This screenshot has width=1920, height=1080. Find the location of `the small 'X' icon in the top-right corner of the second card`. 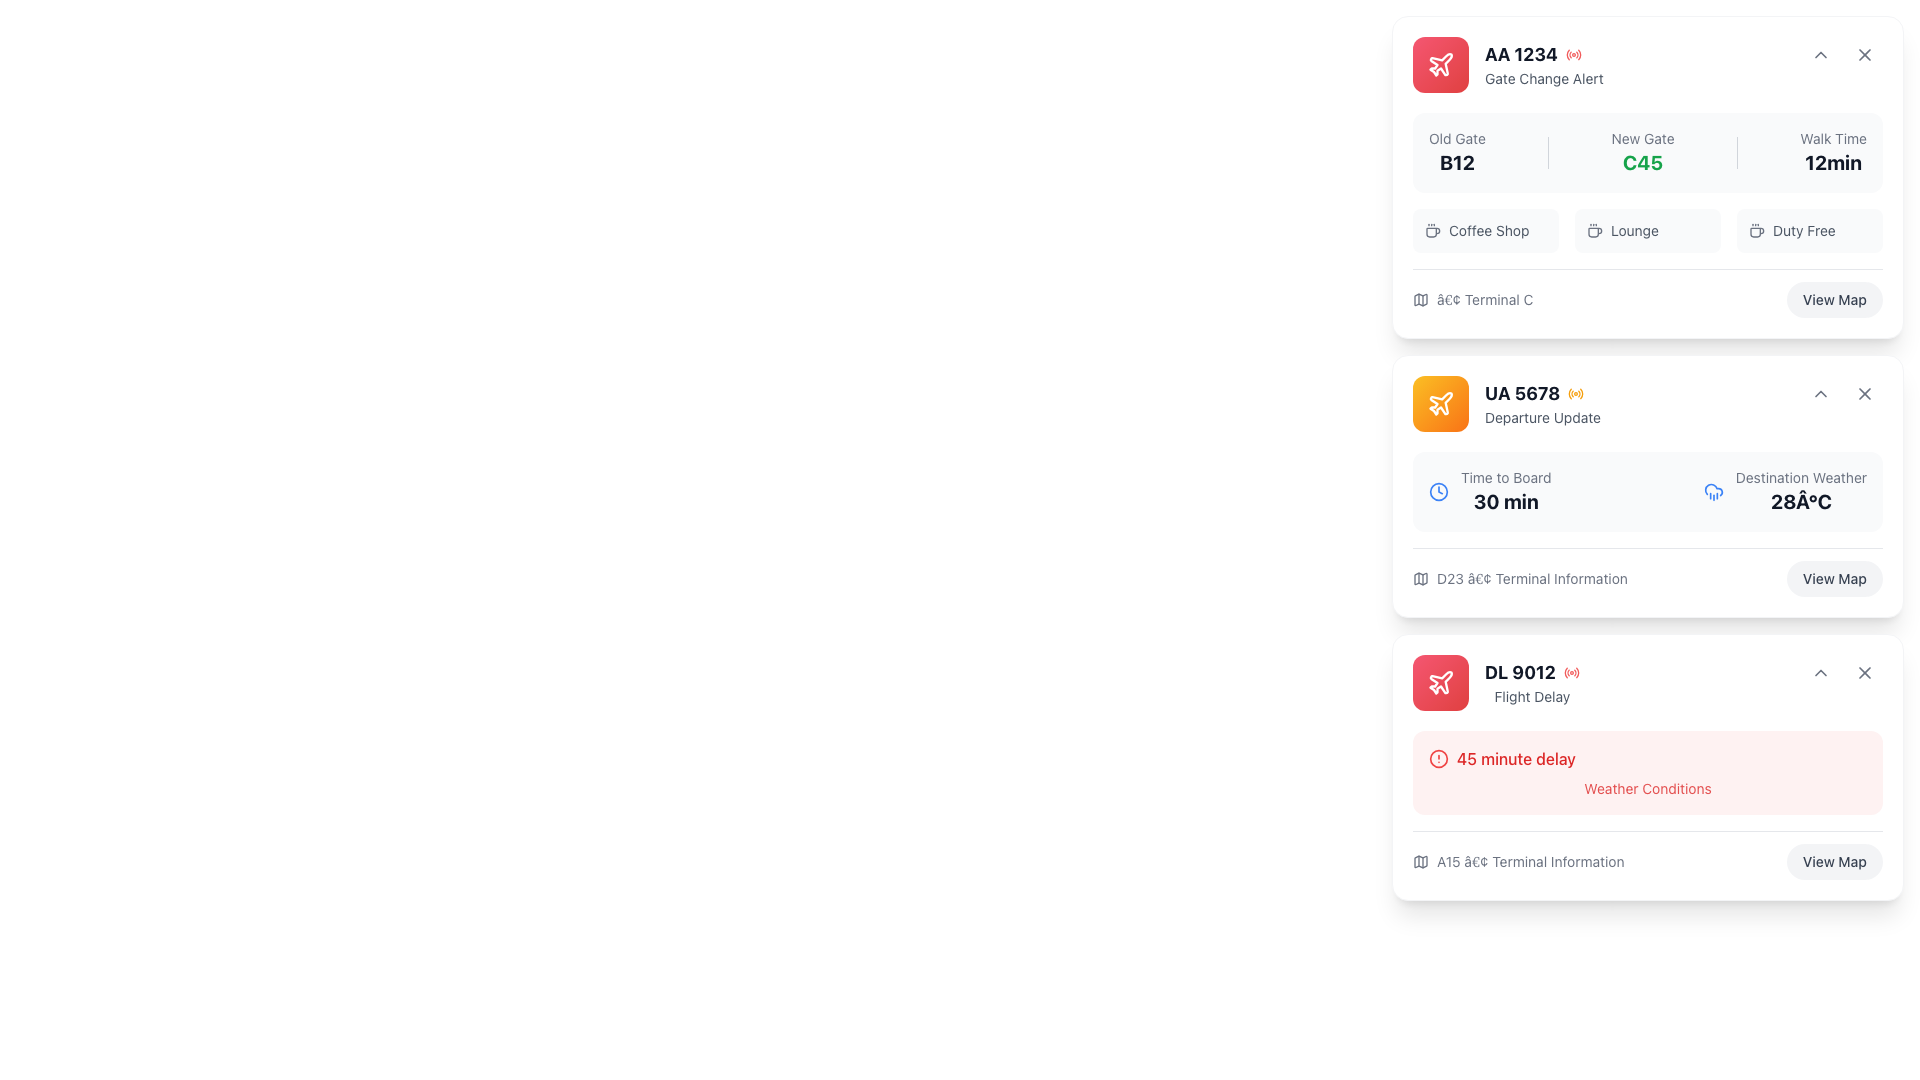

the small 'X' icon in the top-right corner of the second card is located at coordinates (1864, 393).